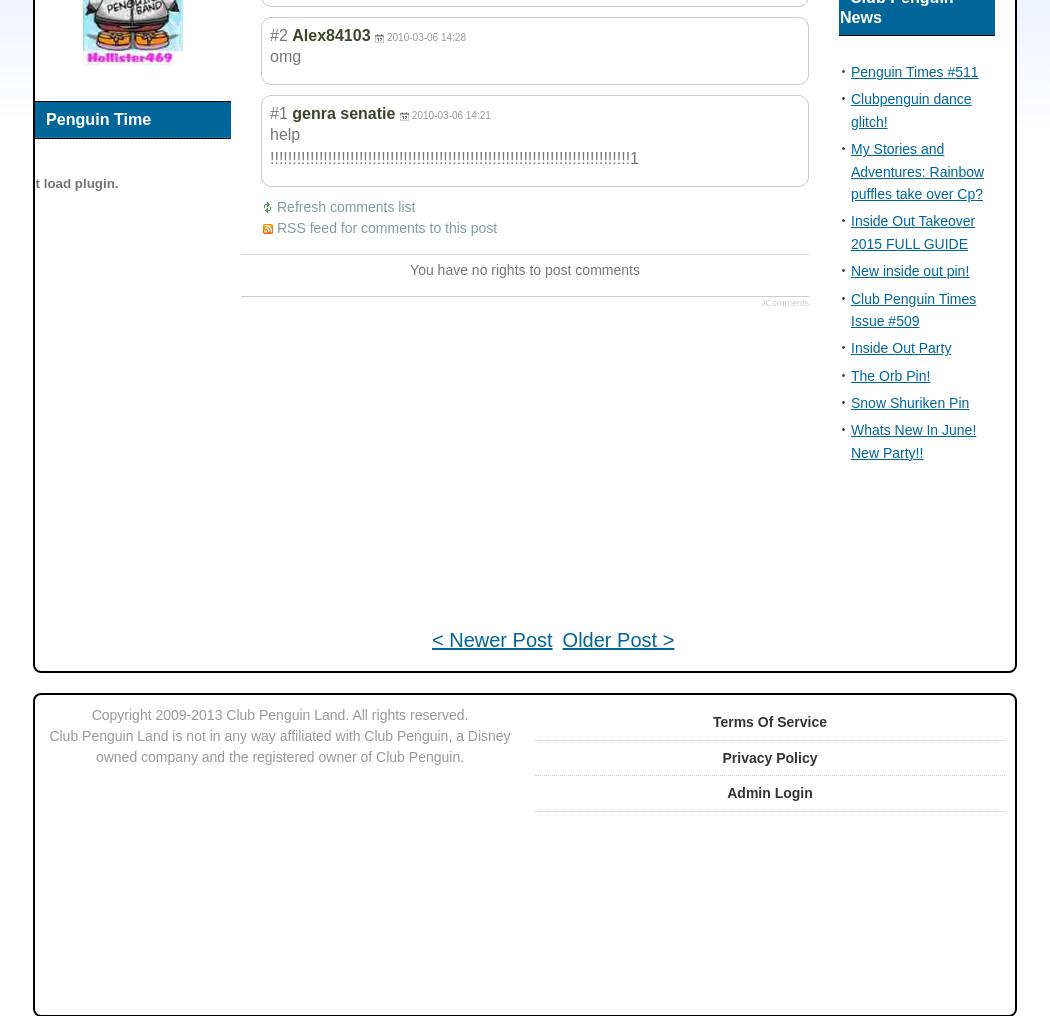 The image size is (1050, 1016). What do you see at coordinates (910, 110) in the screenshot?
I see `'Clubpenguin dance glitch!'` at bounding box center [910, 110].